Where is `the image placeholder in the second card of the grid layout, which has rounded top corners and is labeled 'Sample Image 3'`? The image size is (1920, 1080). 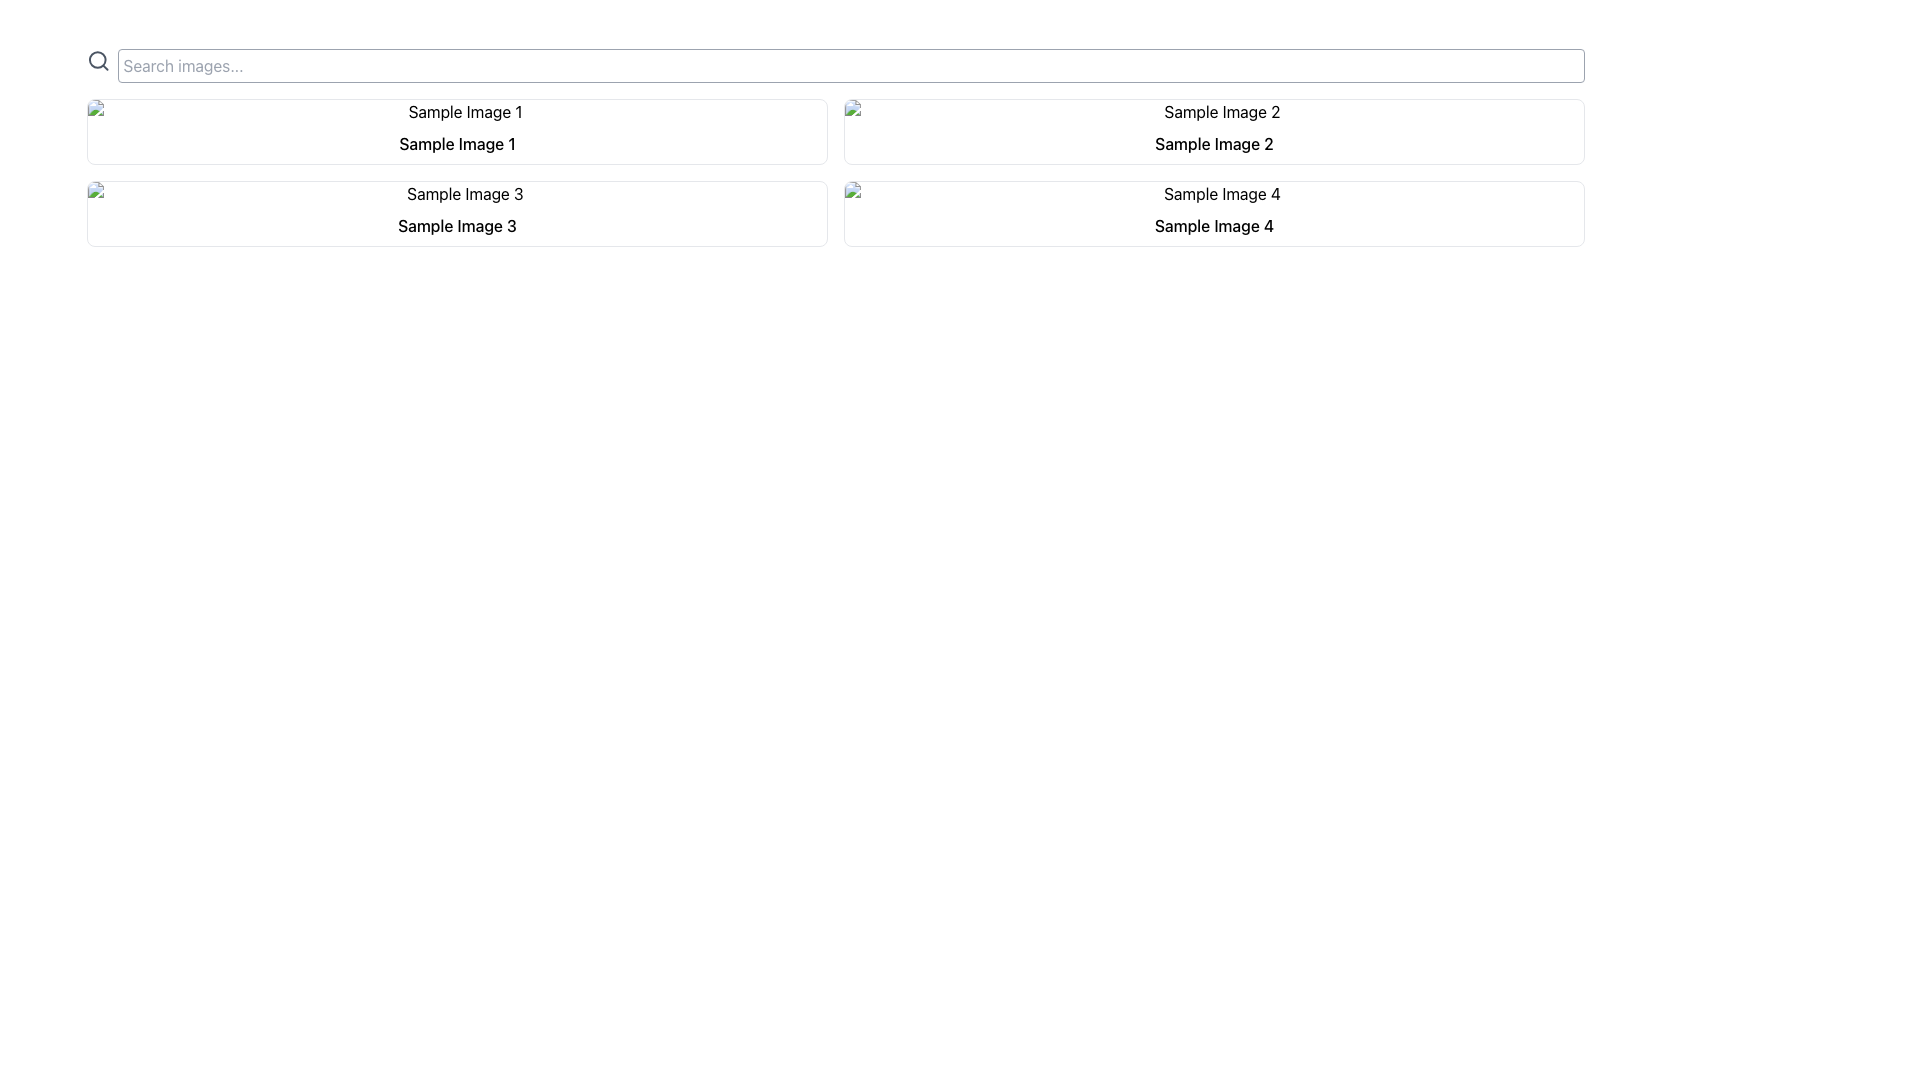
the image placeholder in the second card of the grid layout, which has rounded top corners and is labeled 'Sample Image 3' is located at coordinates (456, 193).